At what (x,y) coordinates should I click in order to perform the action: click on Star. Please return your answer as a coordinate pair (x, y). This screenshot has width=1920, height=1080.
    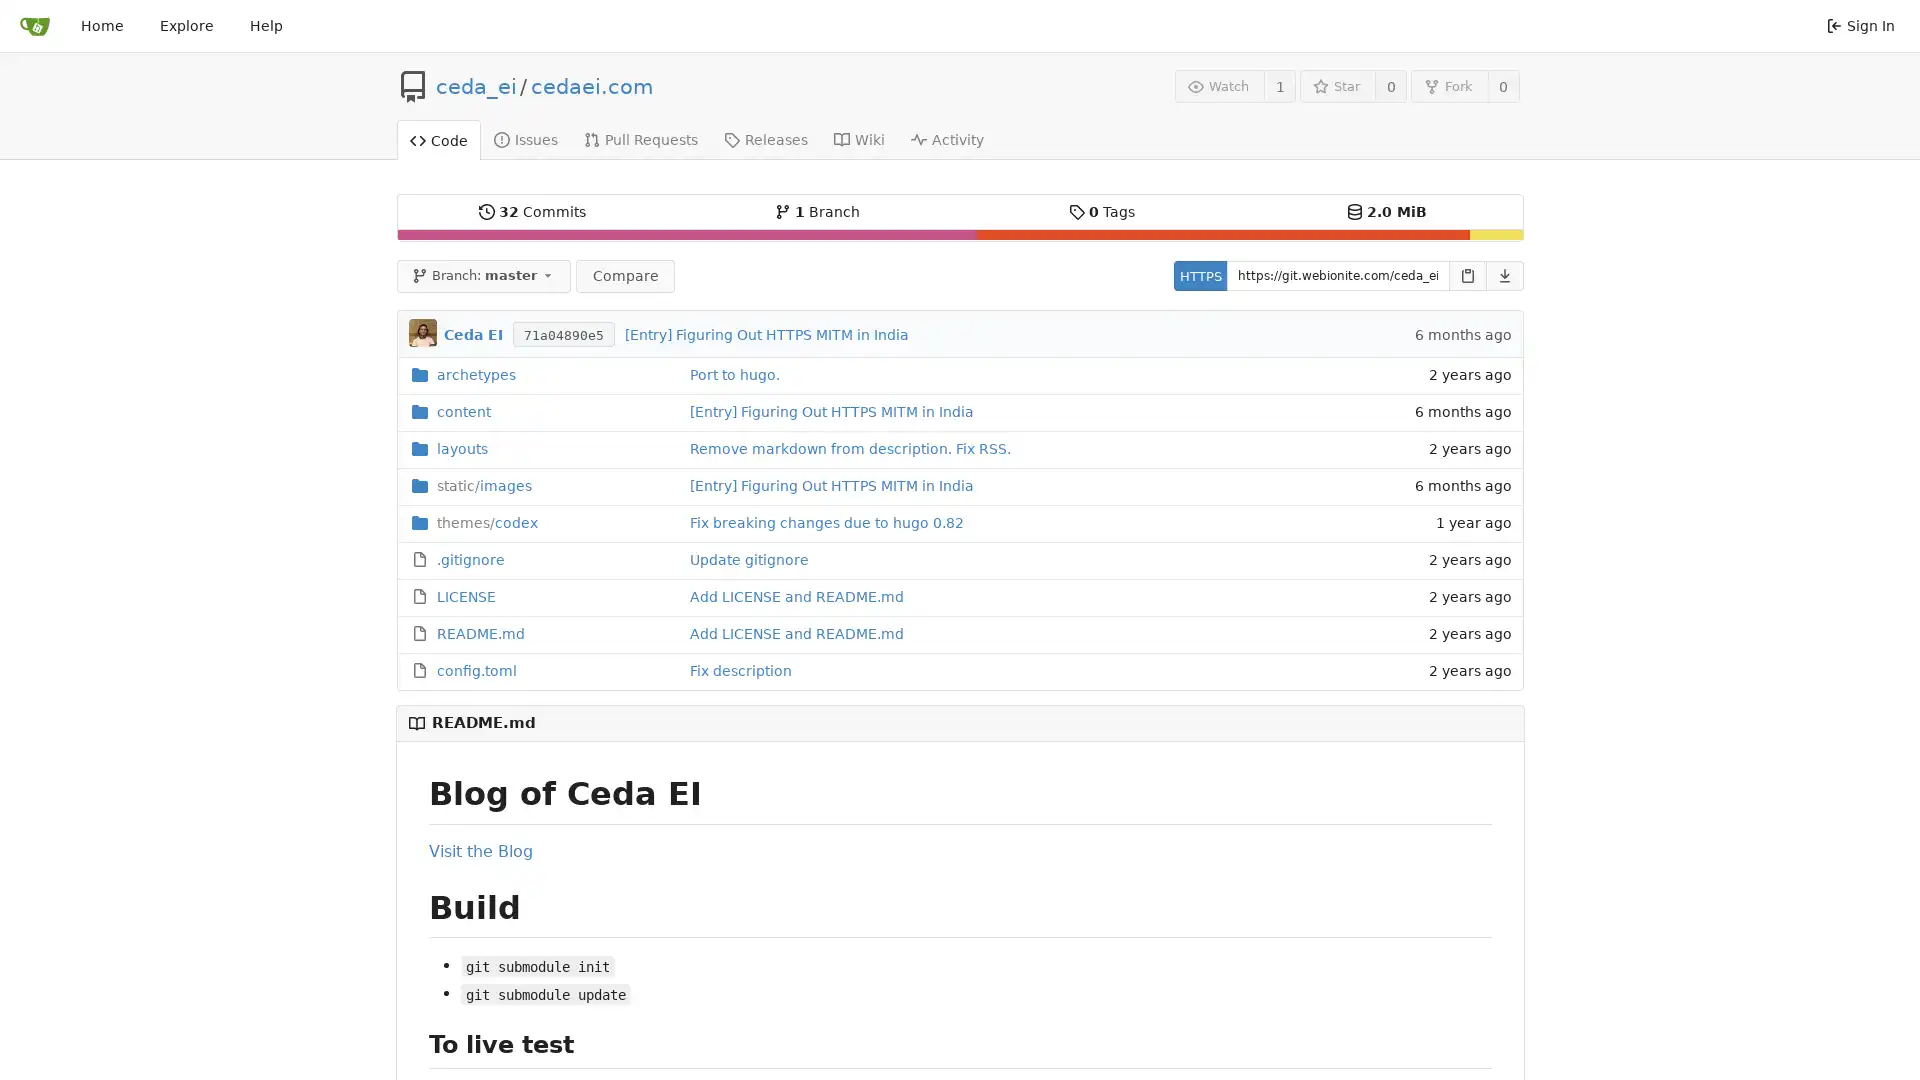
    Looking at the image, I should click on (1337, 85).